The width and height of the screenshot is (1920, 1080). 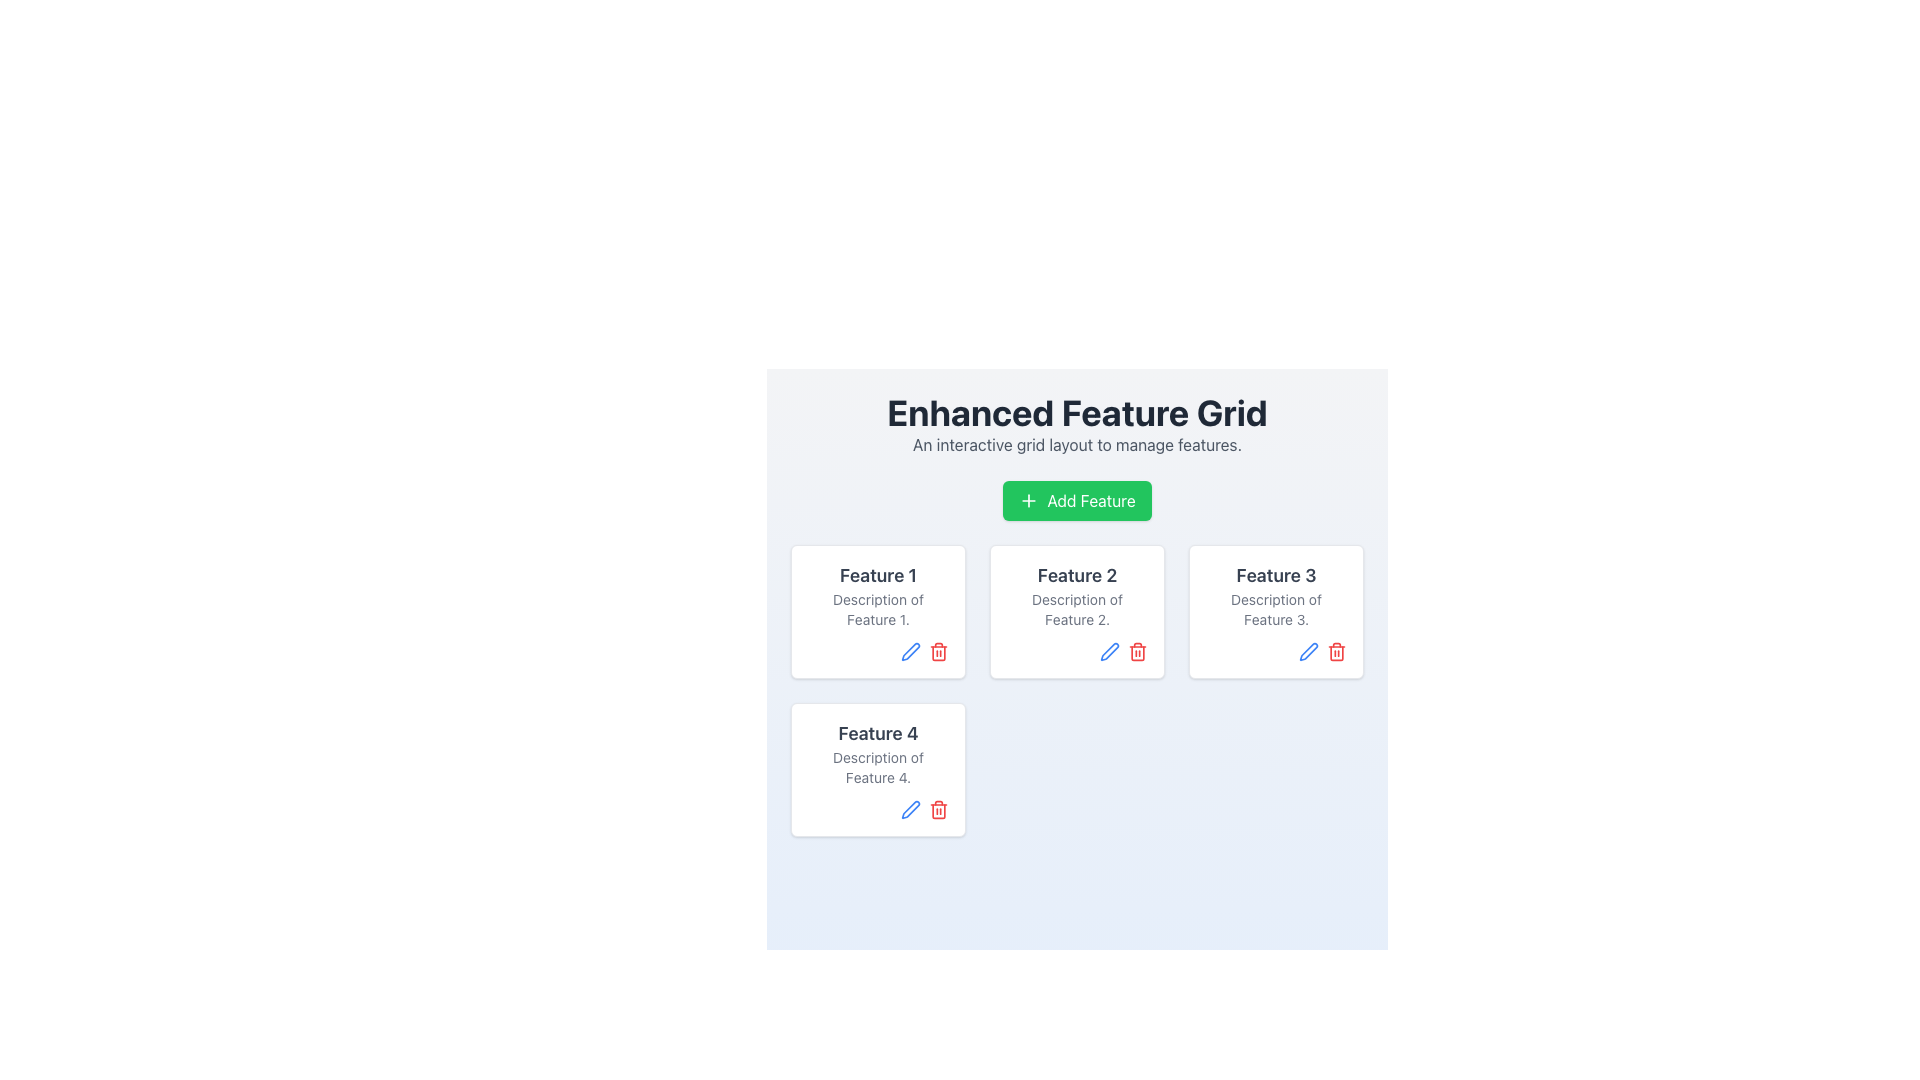 What do you see at coordinates (938, 810) in the screenshot?
I see `the delete button located at the bottom-right corner of the 'Feature 4' card` at bounding box center [938, 810].